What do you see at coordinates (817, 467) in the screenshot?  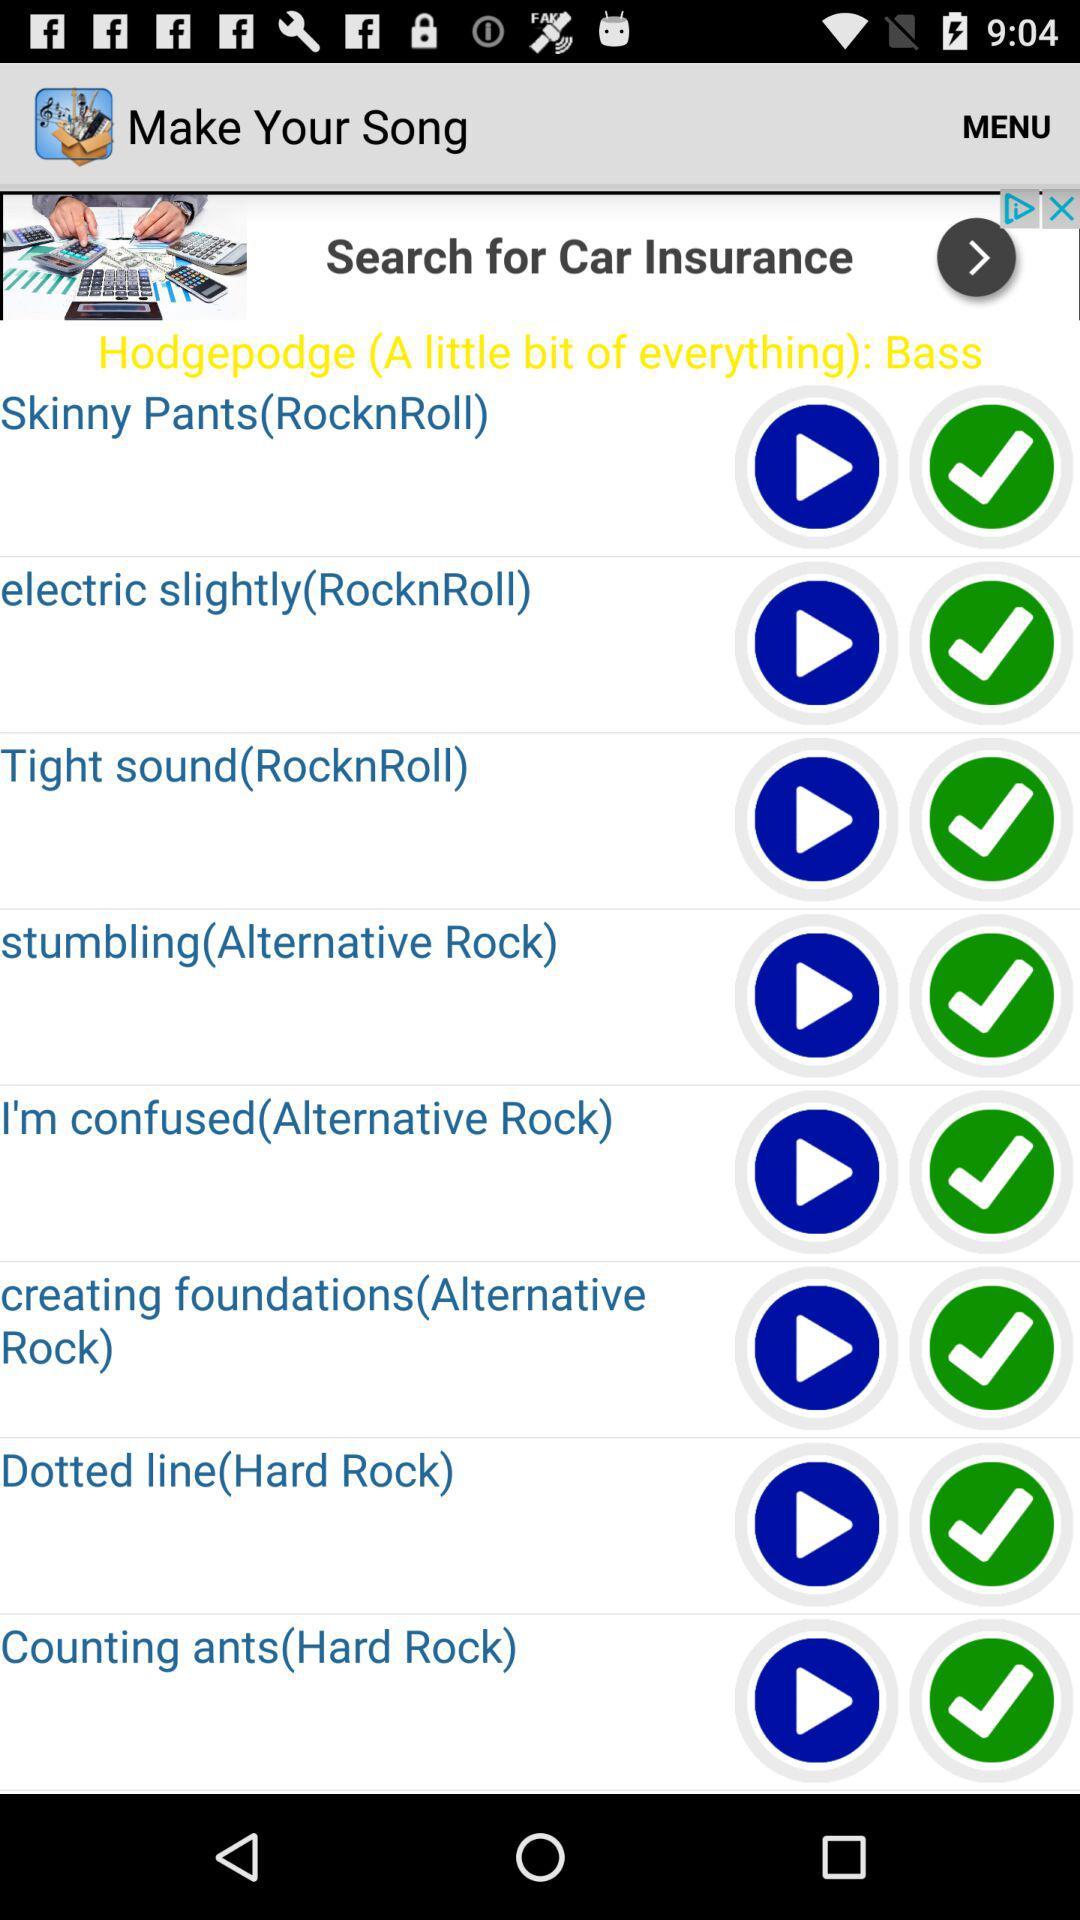 I see `clip` at bounding box center [817, 467].